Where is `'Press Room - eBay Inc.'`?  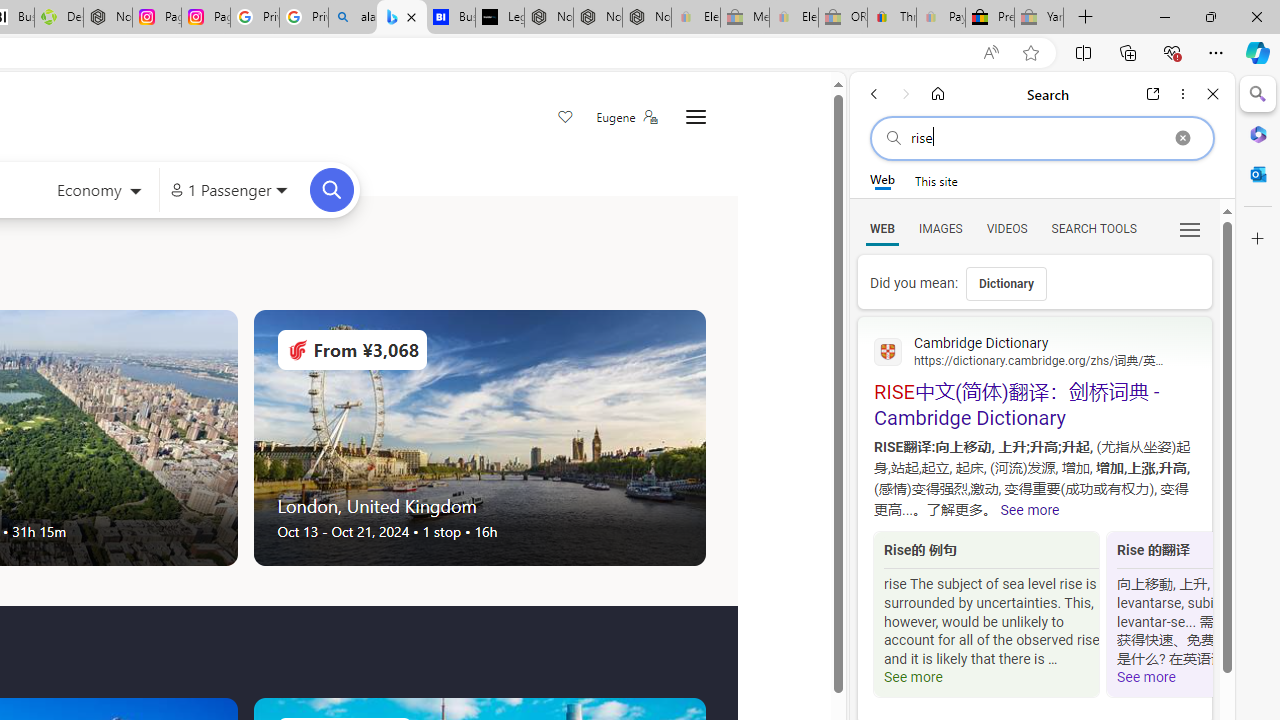
'Press Room - eBay Inc.' is located at coordinates (990, 17).